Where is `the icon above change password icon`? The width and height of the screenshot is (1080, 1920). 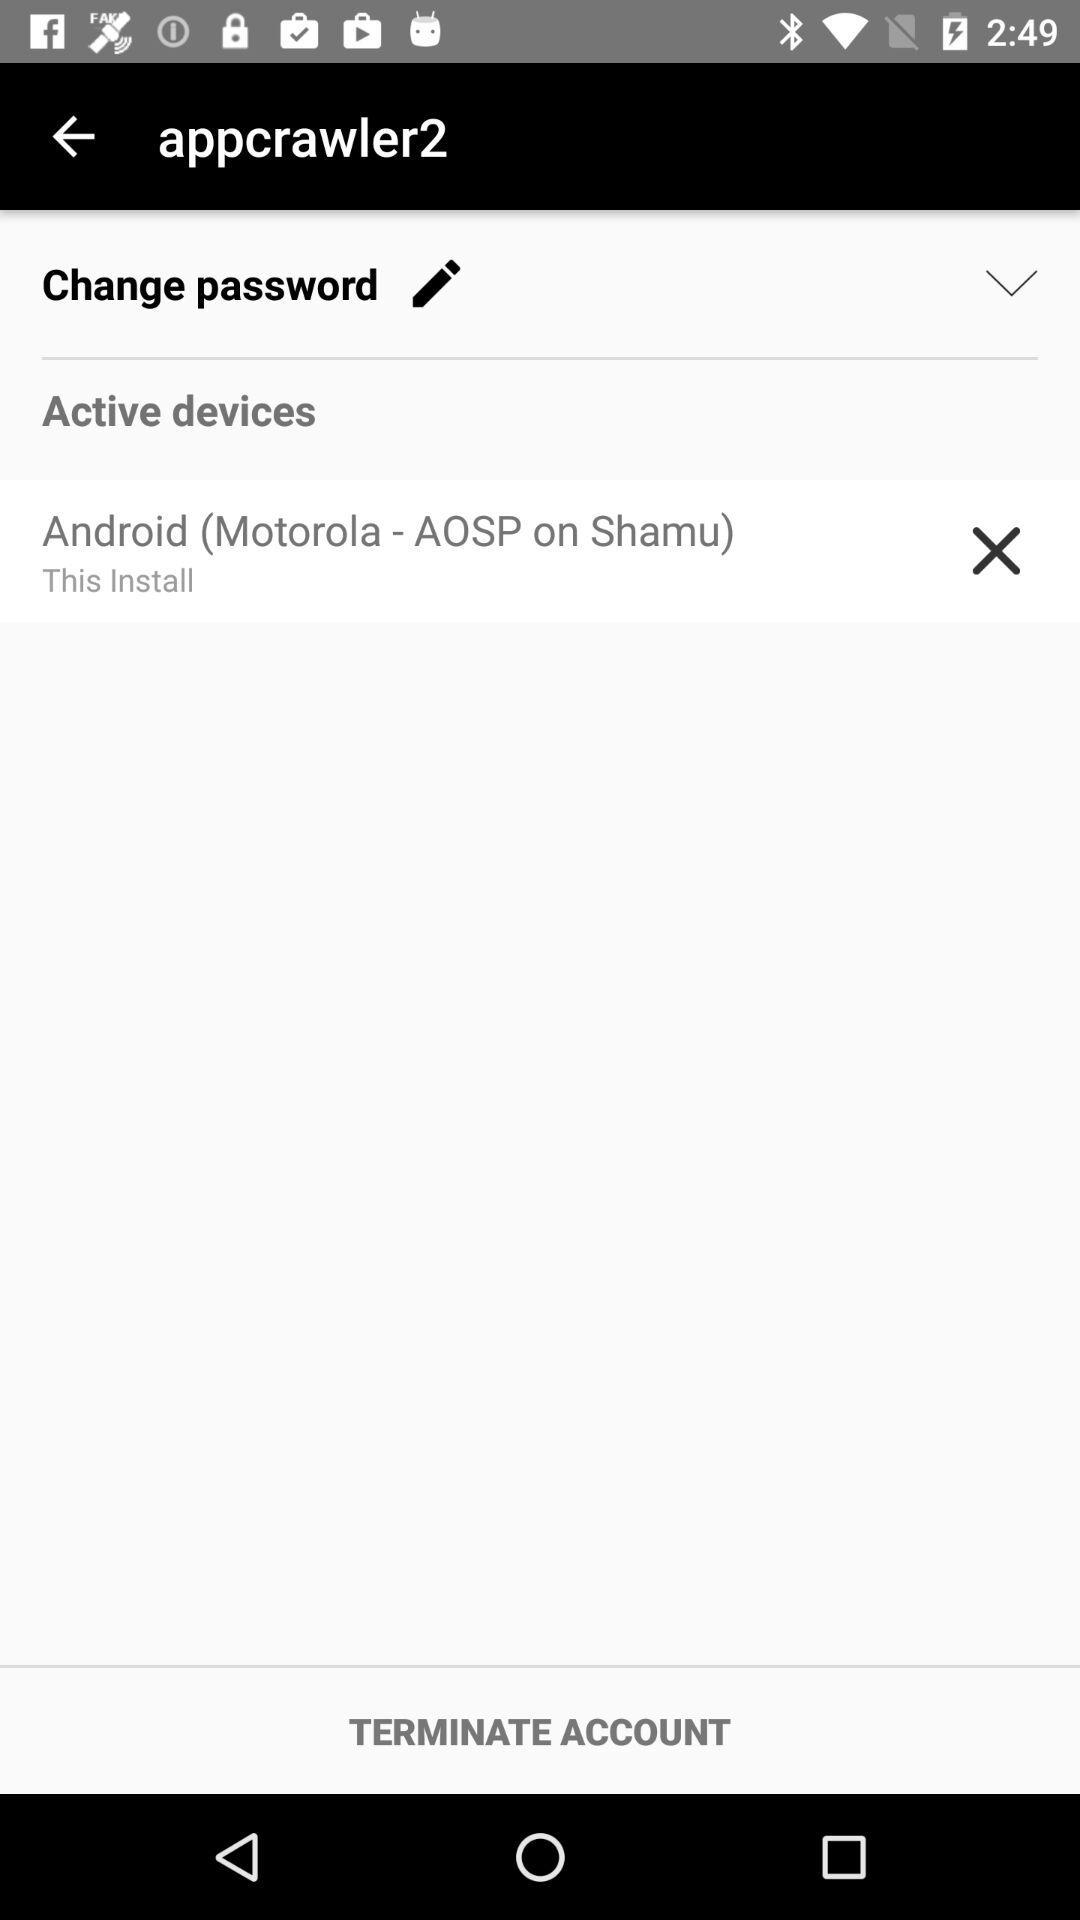 the icon above change password icon is located at coordinates (72, 135).